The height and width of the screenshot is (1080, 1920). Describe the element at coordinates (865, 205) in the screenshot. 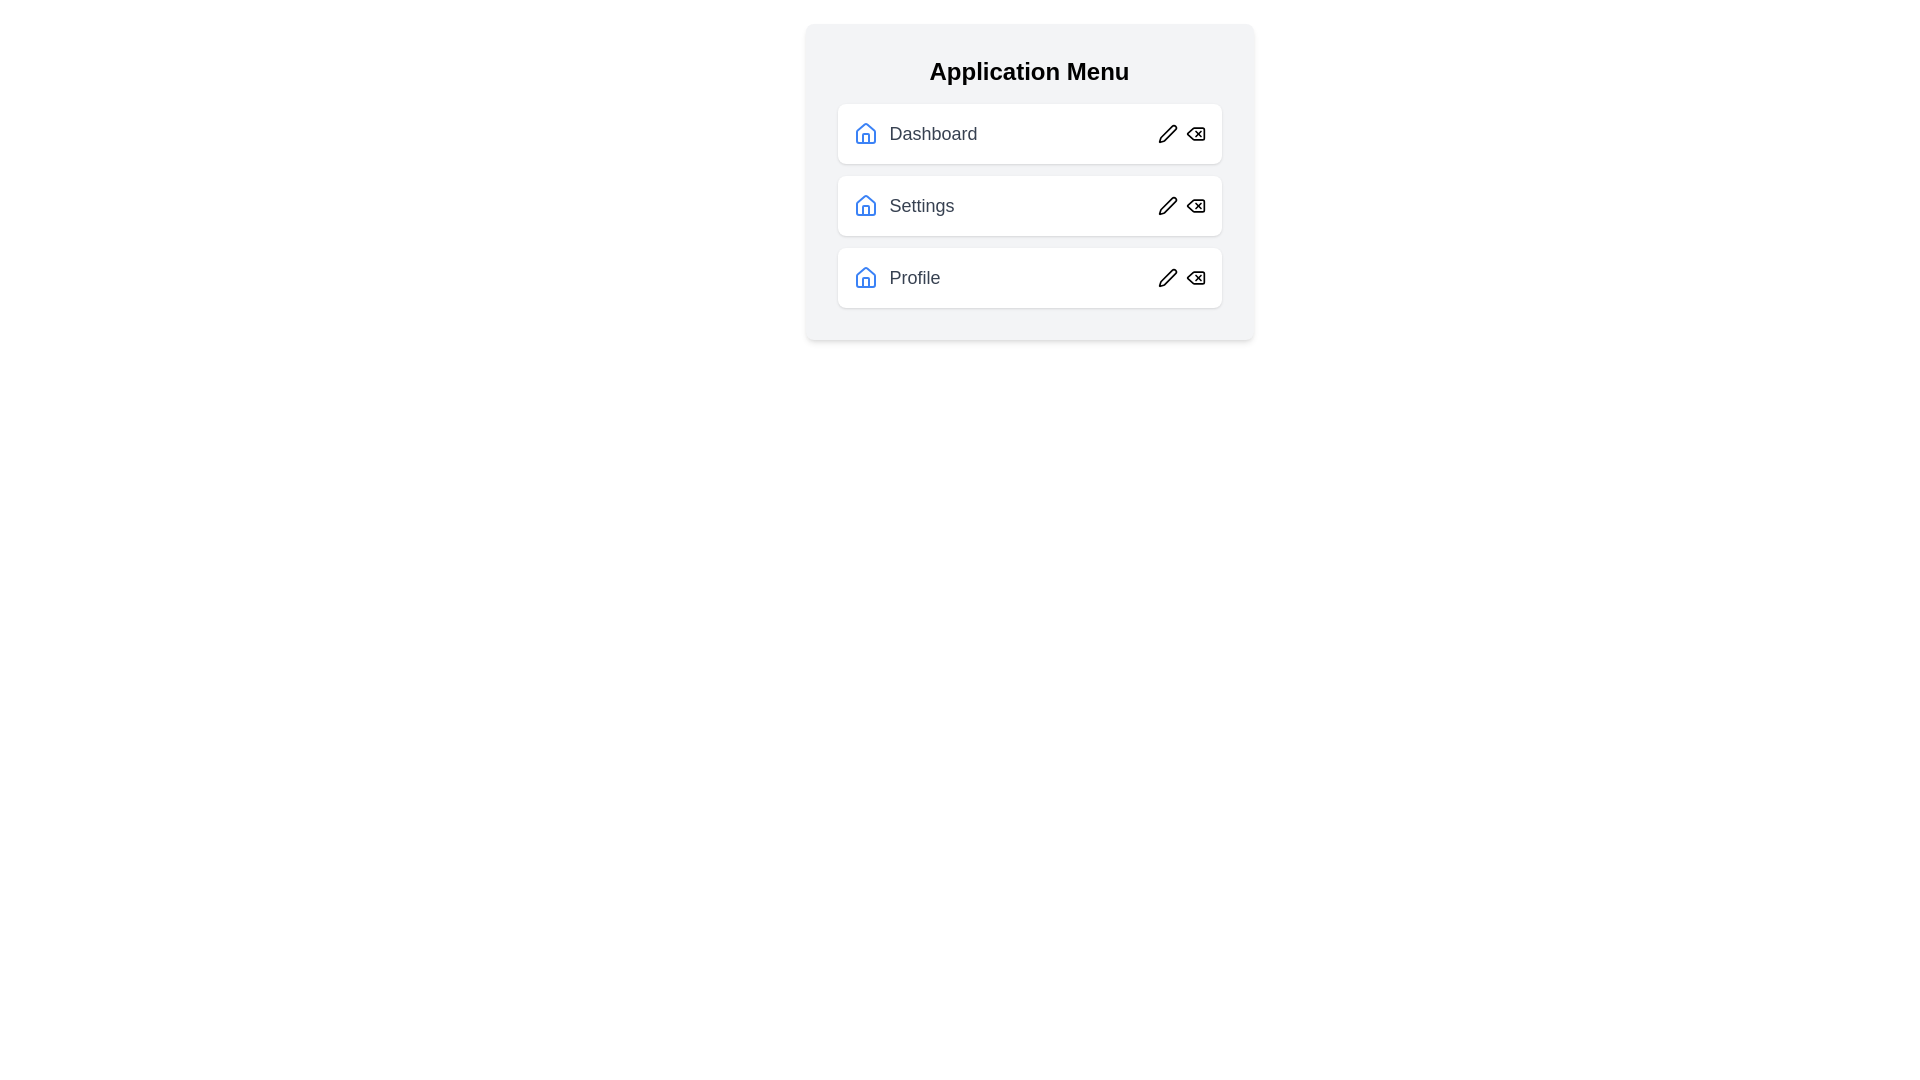

I see `the house-shaped icon with a blue outline located to the left of the 'Settings' text in the application menu` at that location.